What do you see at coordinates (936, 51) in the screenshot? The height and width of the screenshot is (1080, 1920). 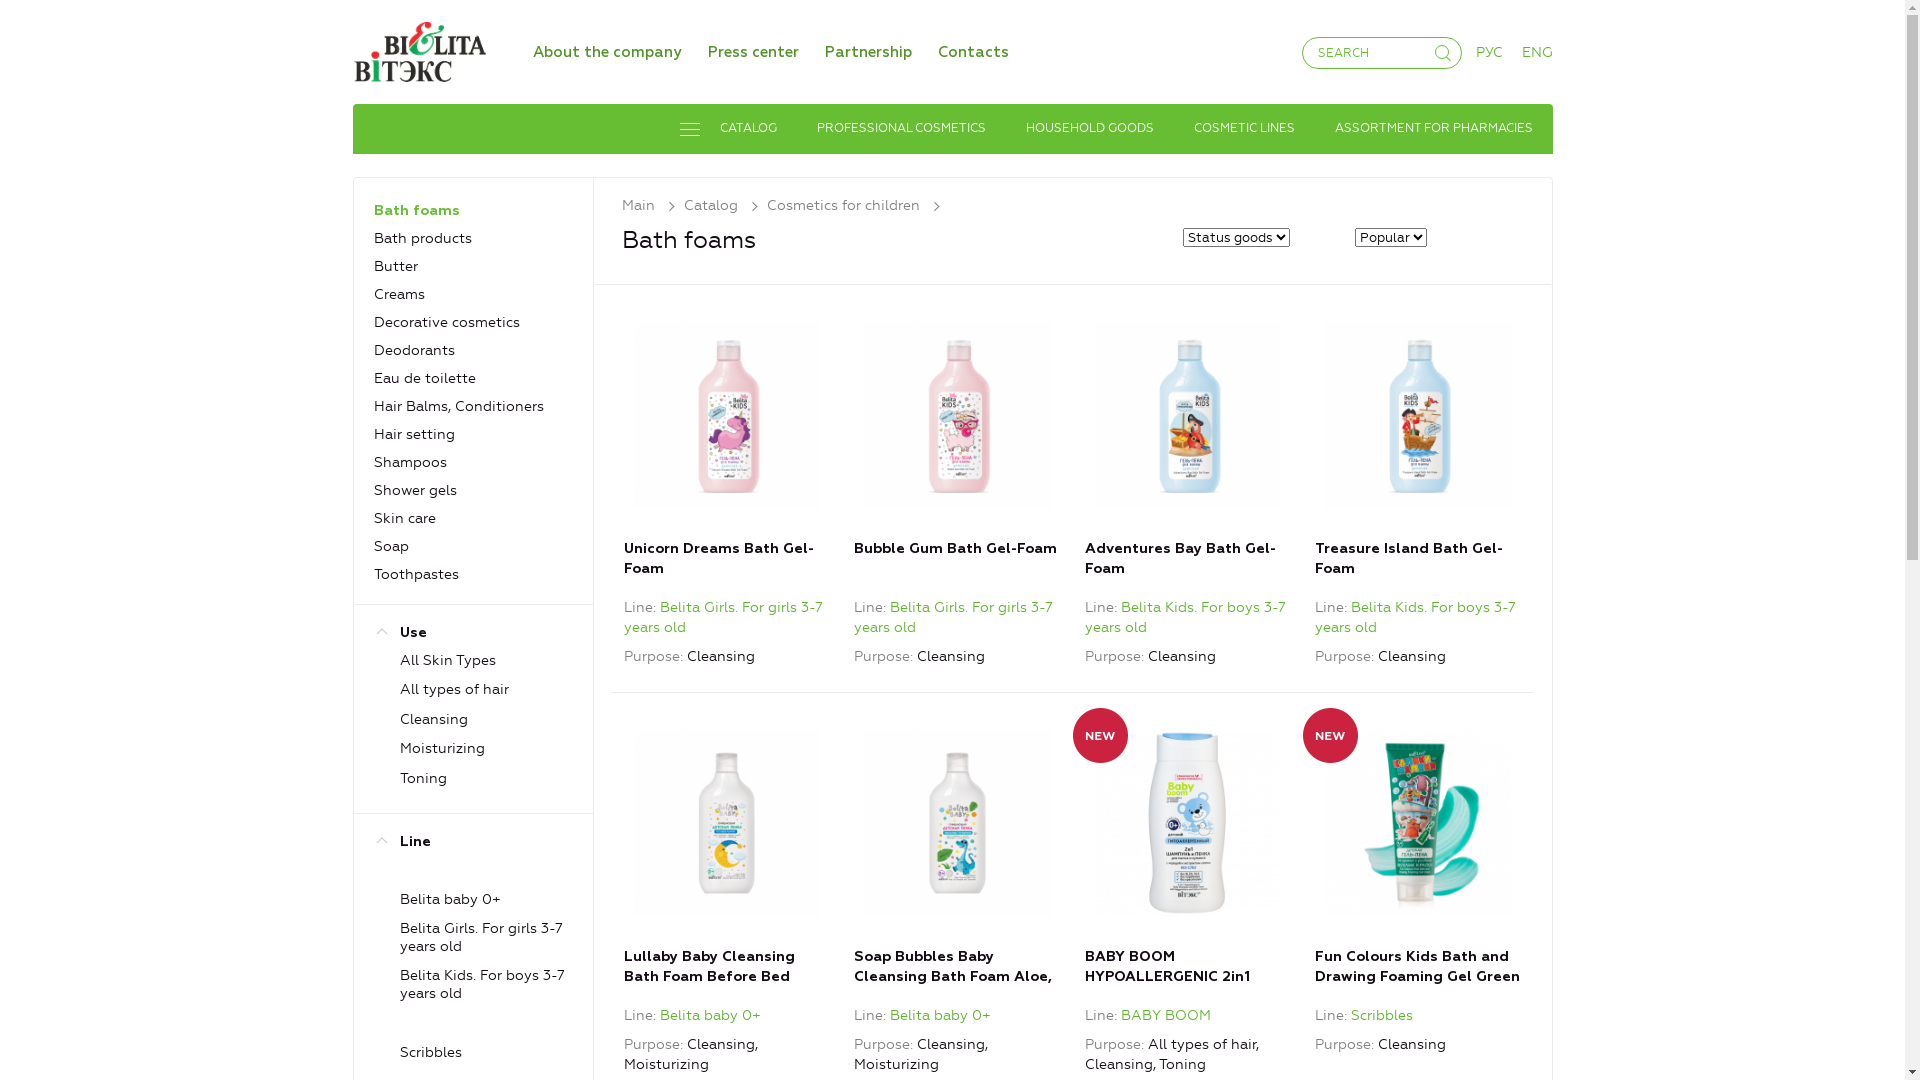 I see `'Contacts'` at bounding box center [936, 51].